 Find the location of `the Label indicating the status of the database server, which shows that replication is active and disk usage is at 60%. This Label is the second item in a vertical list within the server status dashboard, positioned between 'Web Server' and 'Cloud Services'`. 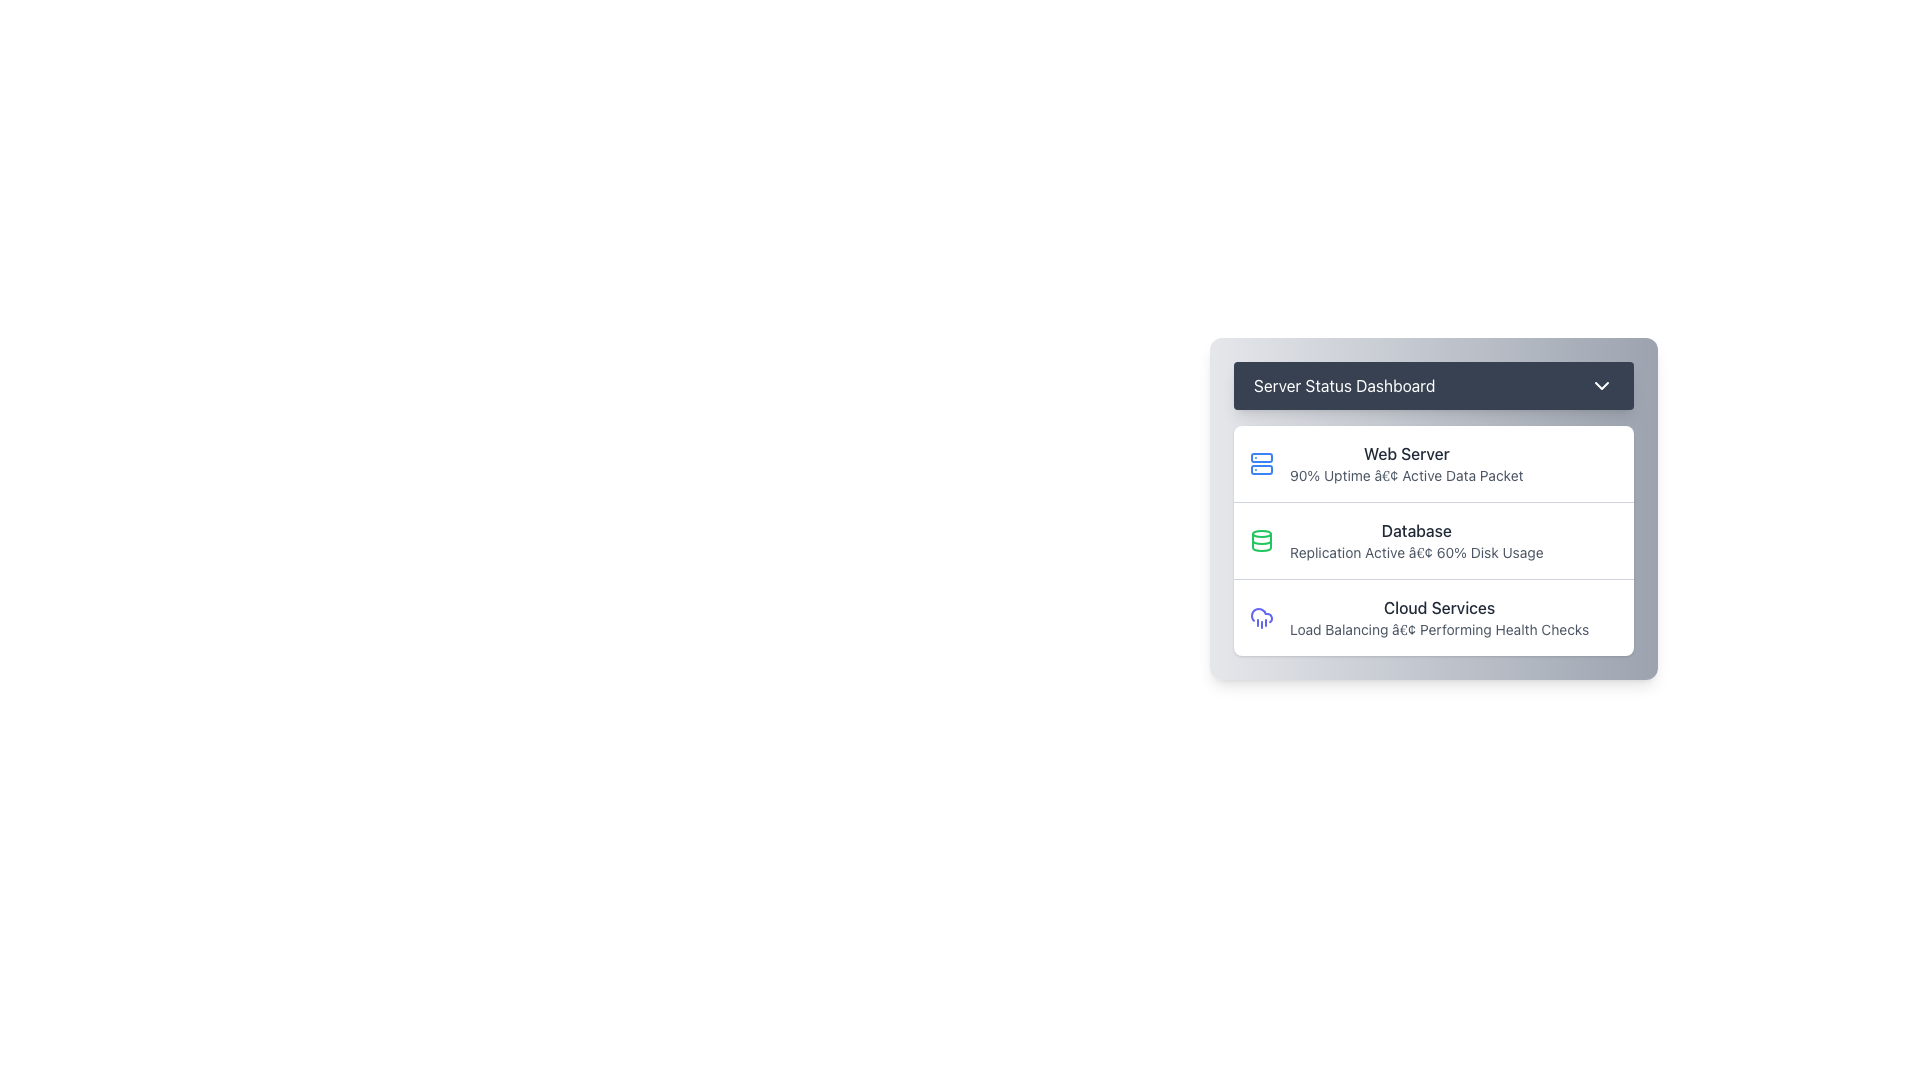

the Label indicating the status of the database server, which shows that replication is active and disk usage is at 60%. This Label is the second item in a vertical list within the server status dashboard, positioned between 'Web Server' and 'Cloud Services' is located at coordinates (1415, 540).